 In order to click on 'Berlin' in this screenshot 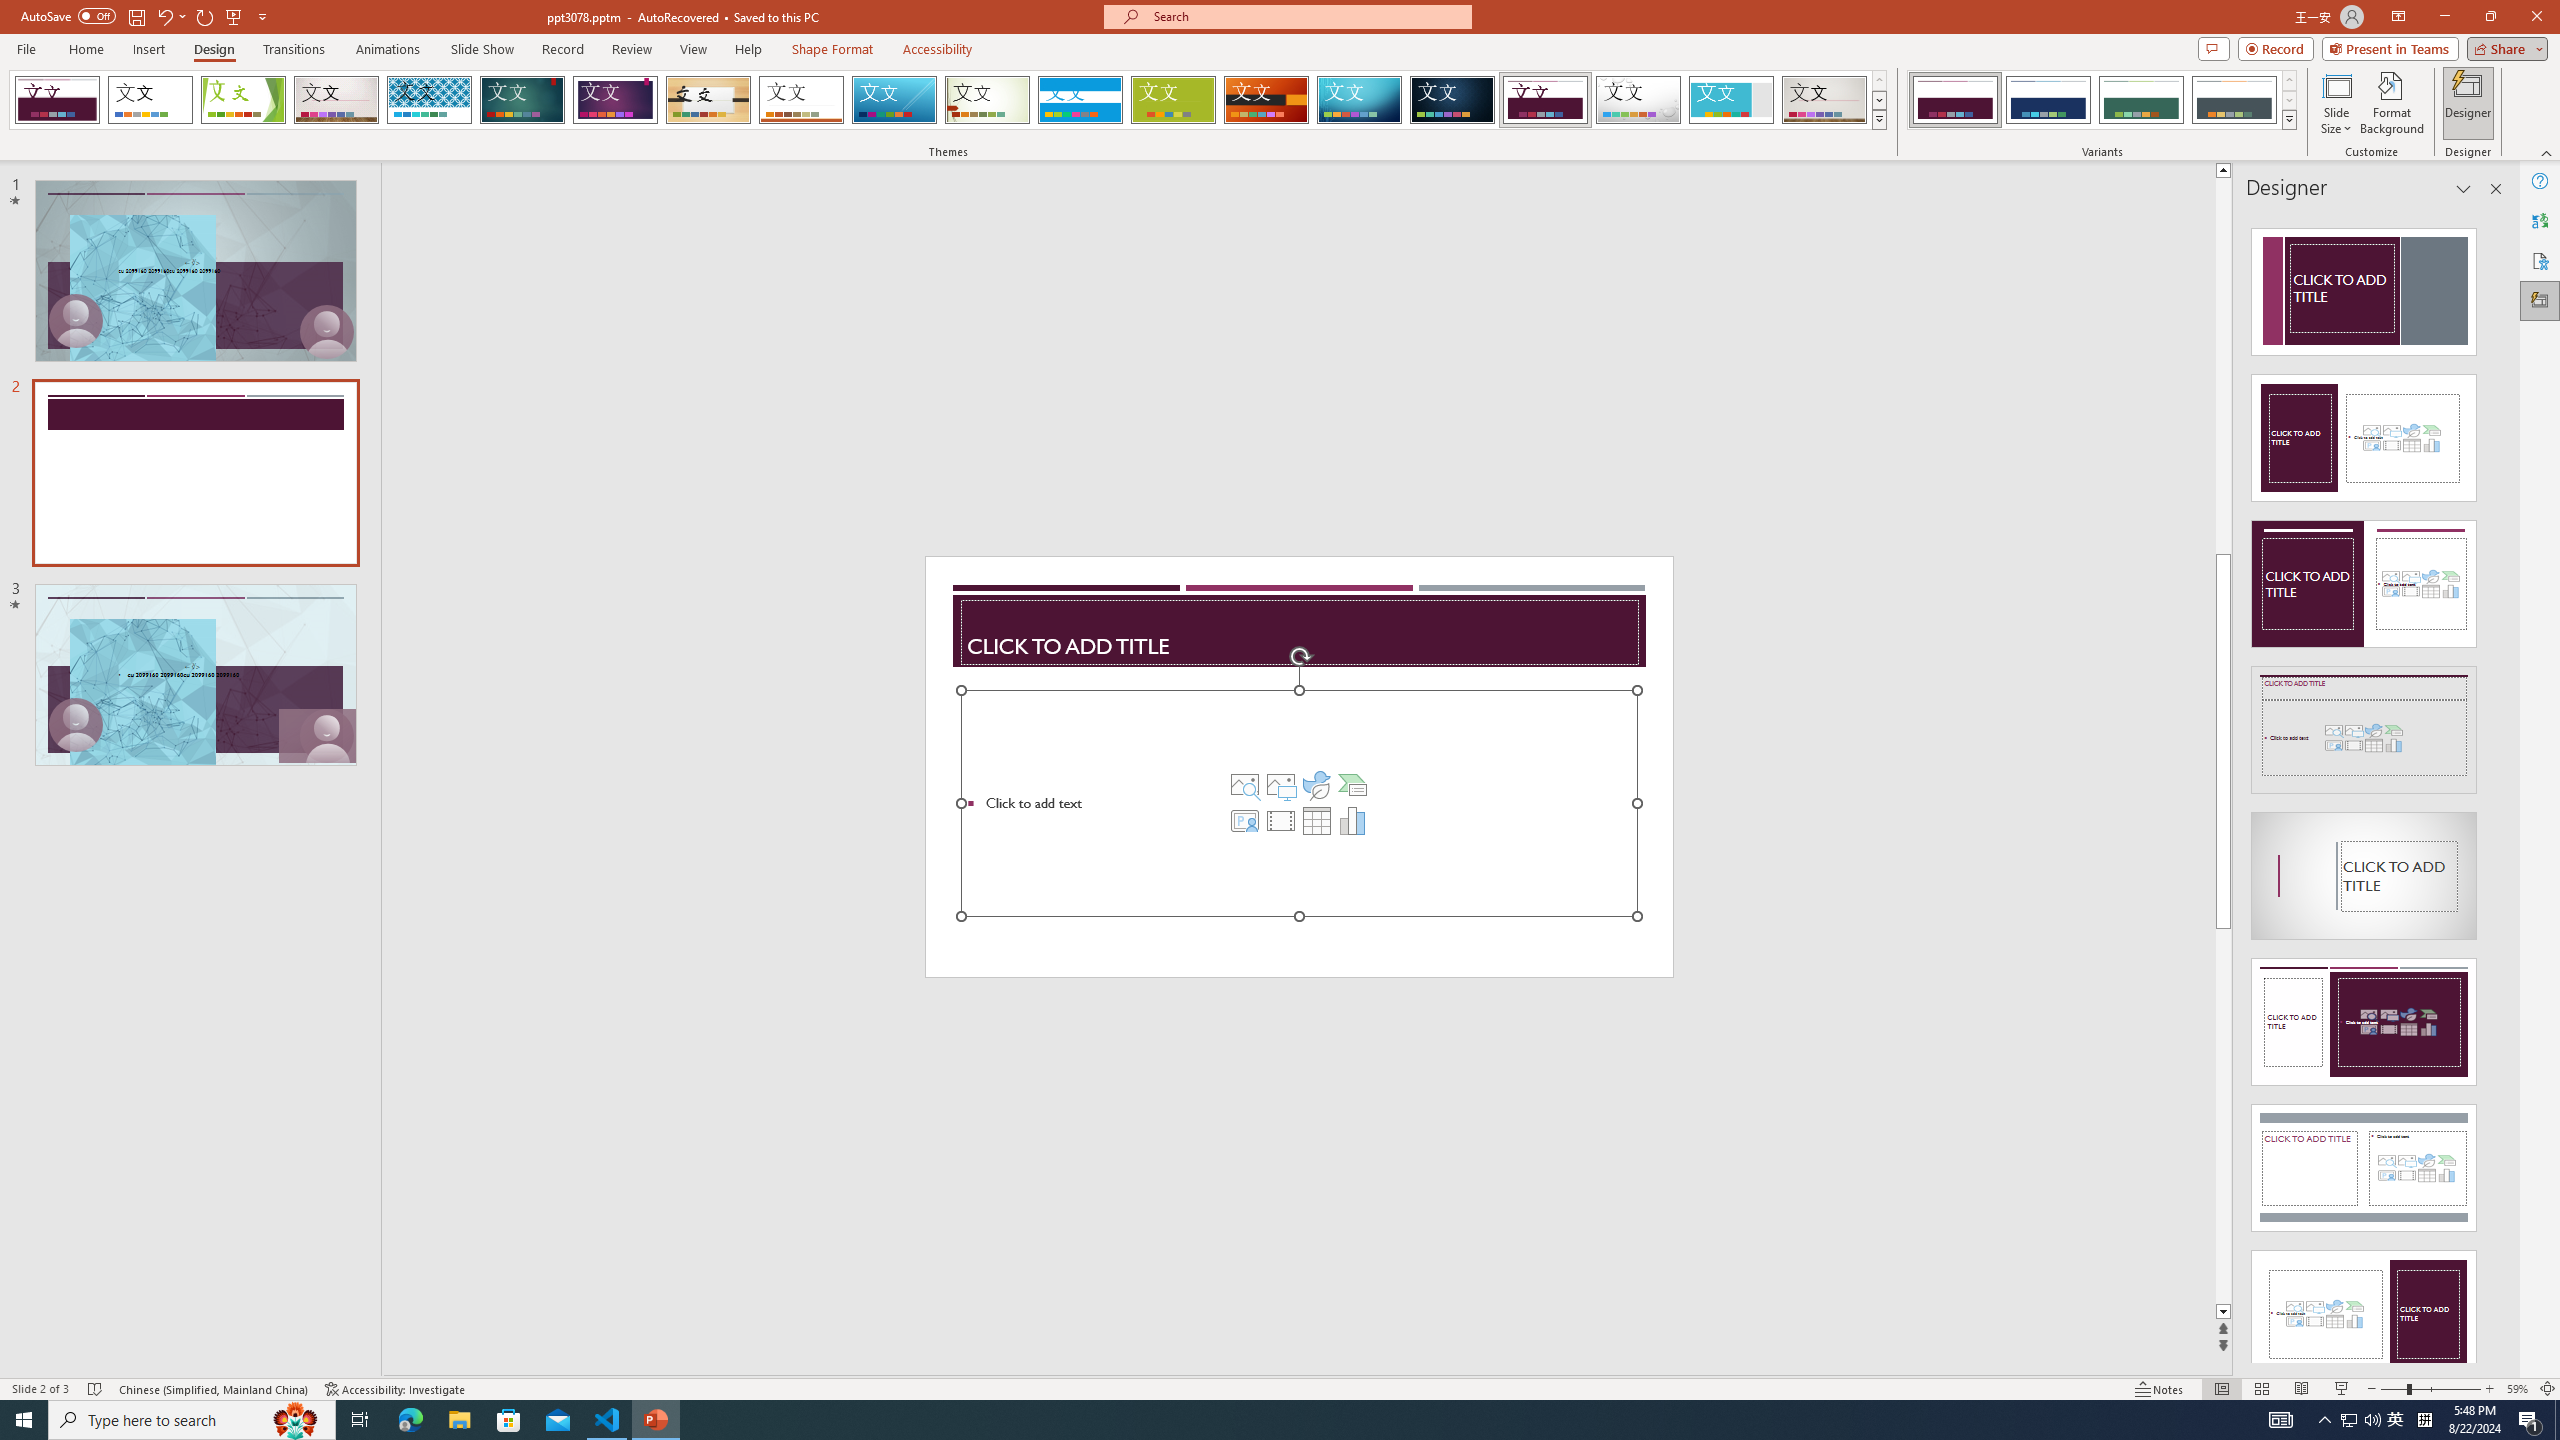, I will do `click(1267, 99)`.